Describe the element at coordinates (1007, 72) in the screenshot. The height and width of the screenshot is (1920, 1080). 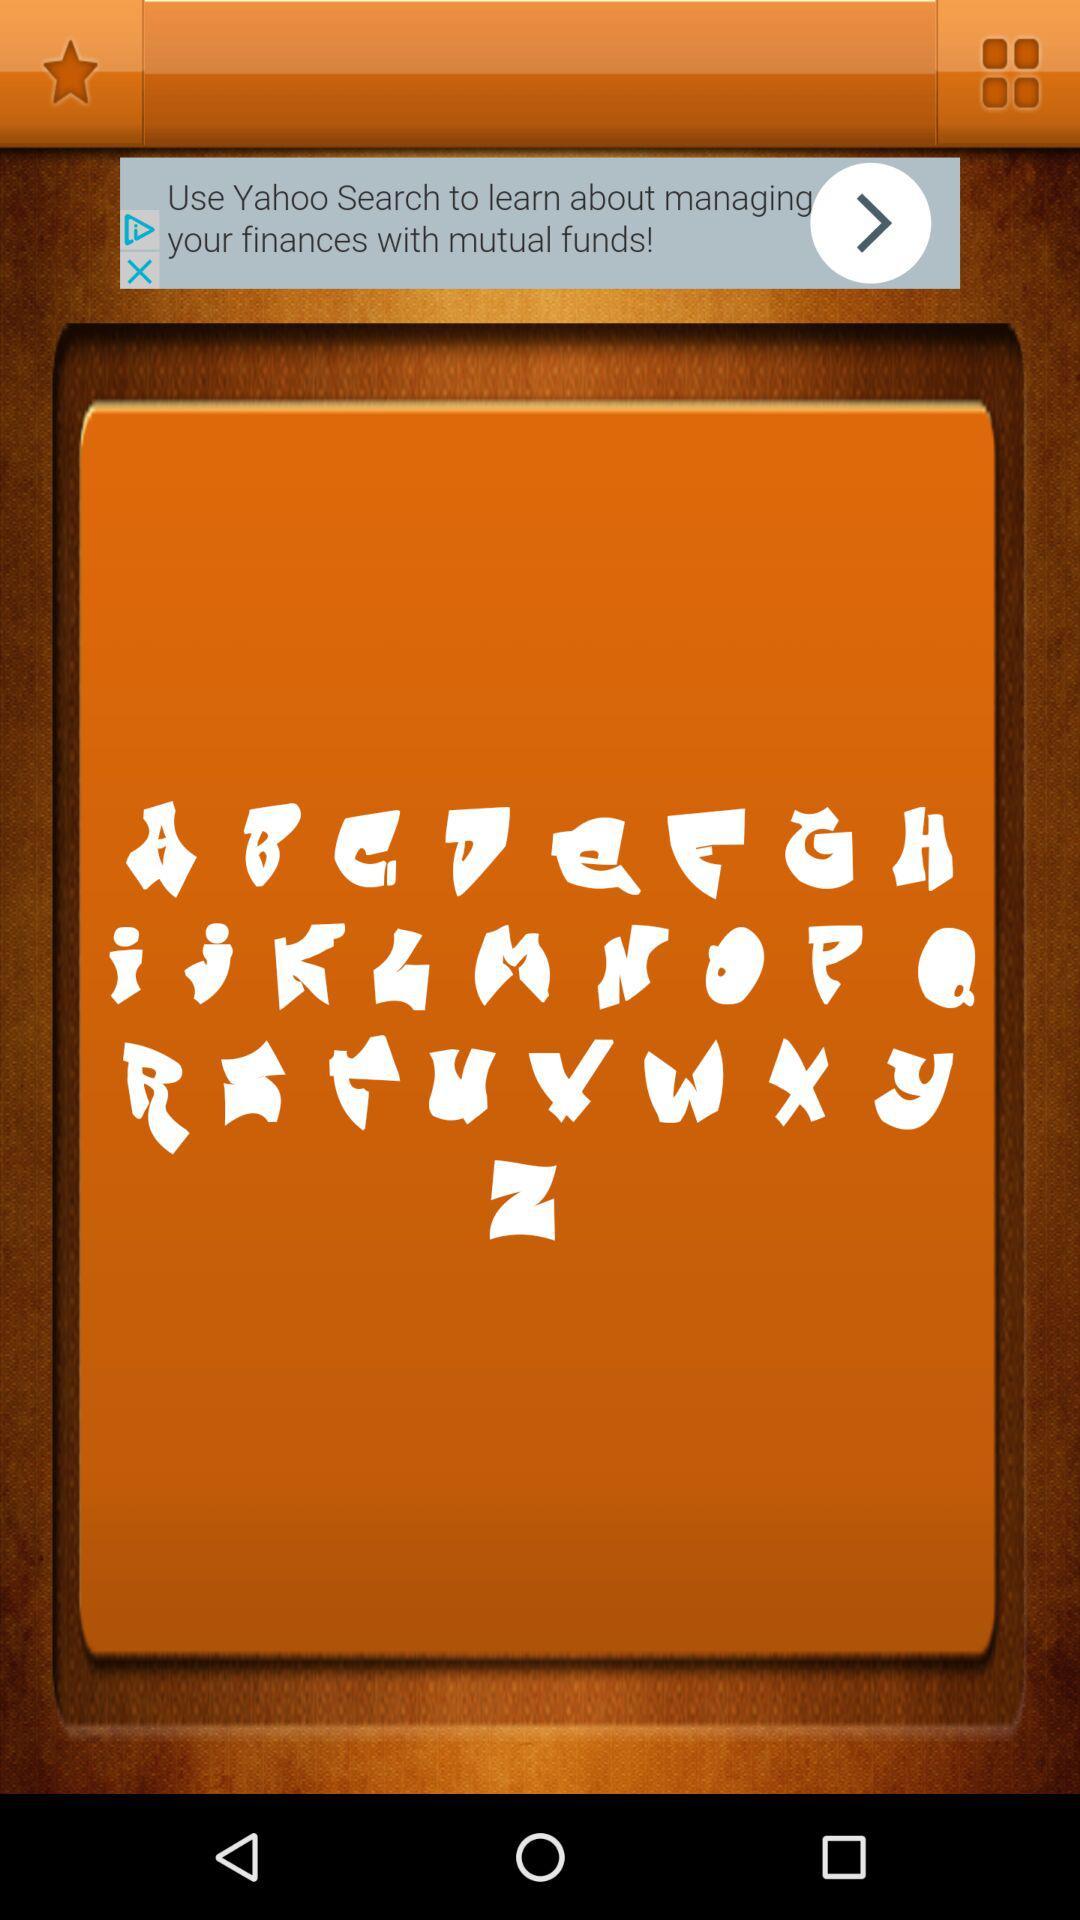
I see `setting bar option` at that location.